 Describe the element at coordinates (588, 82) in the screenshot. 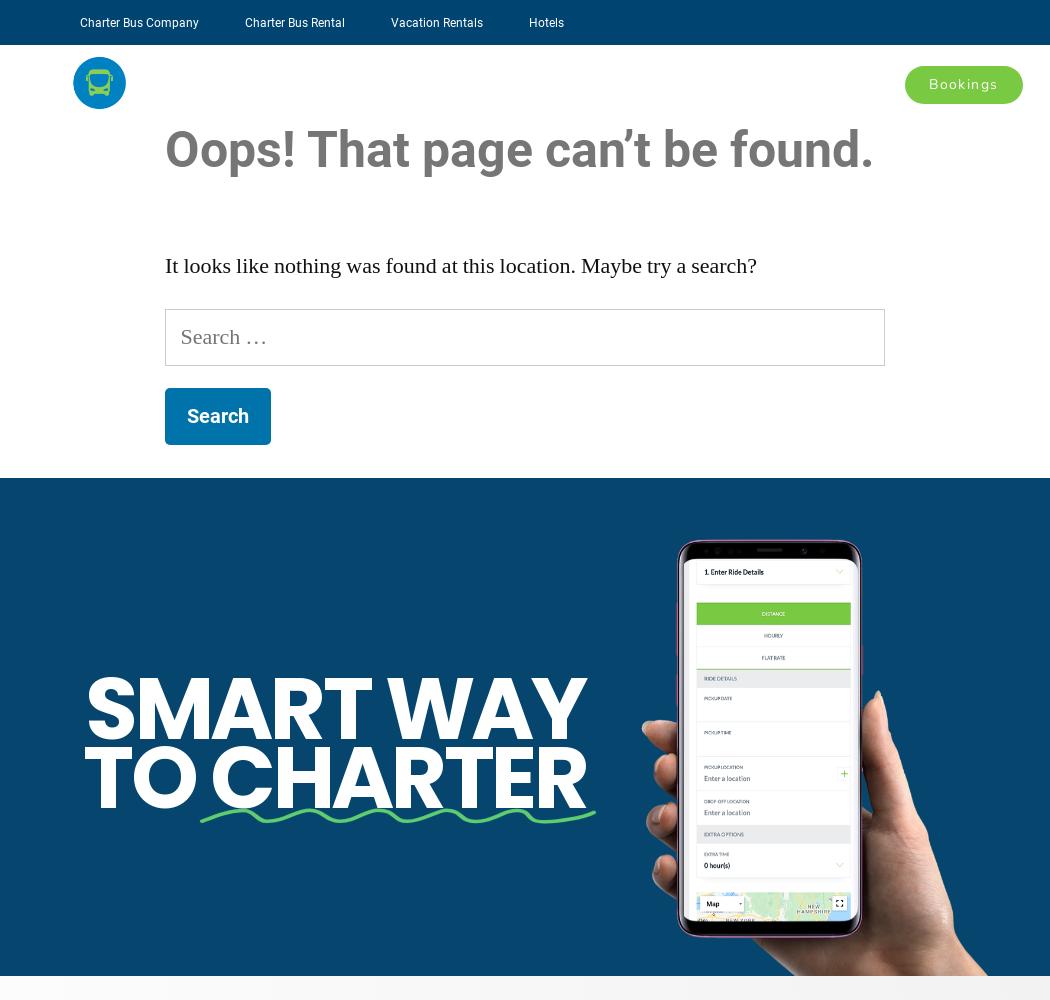

I see `'Services'` at that location.